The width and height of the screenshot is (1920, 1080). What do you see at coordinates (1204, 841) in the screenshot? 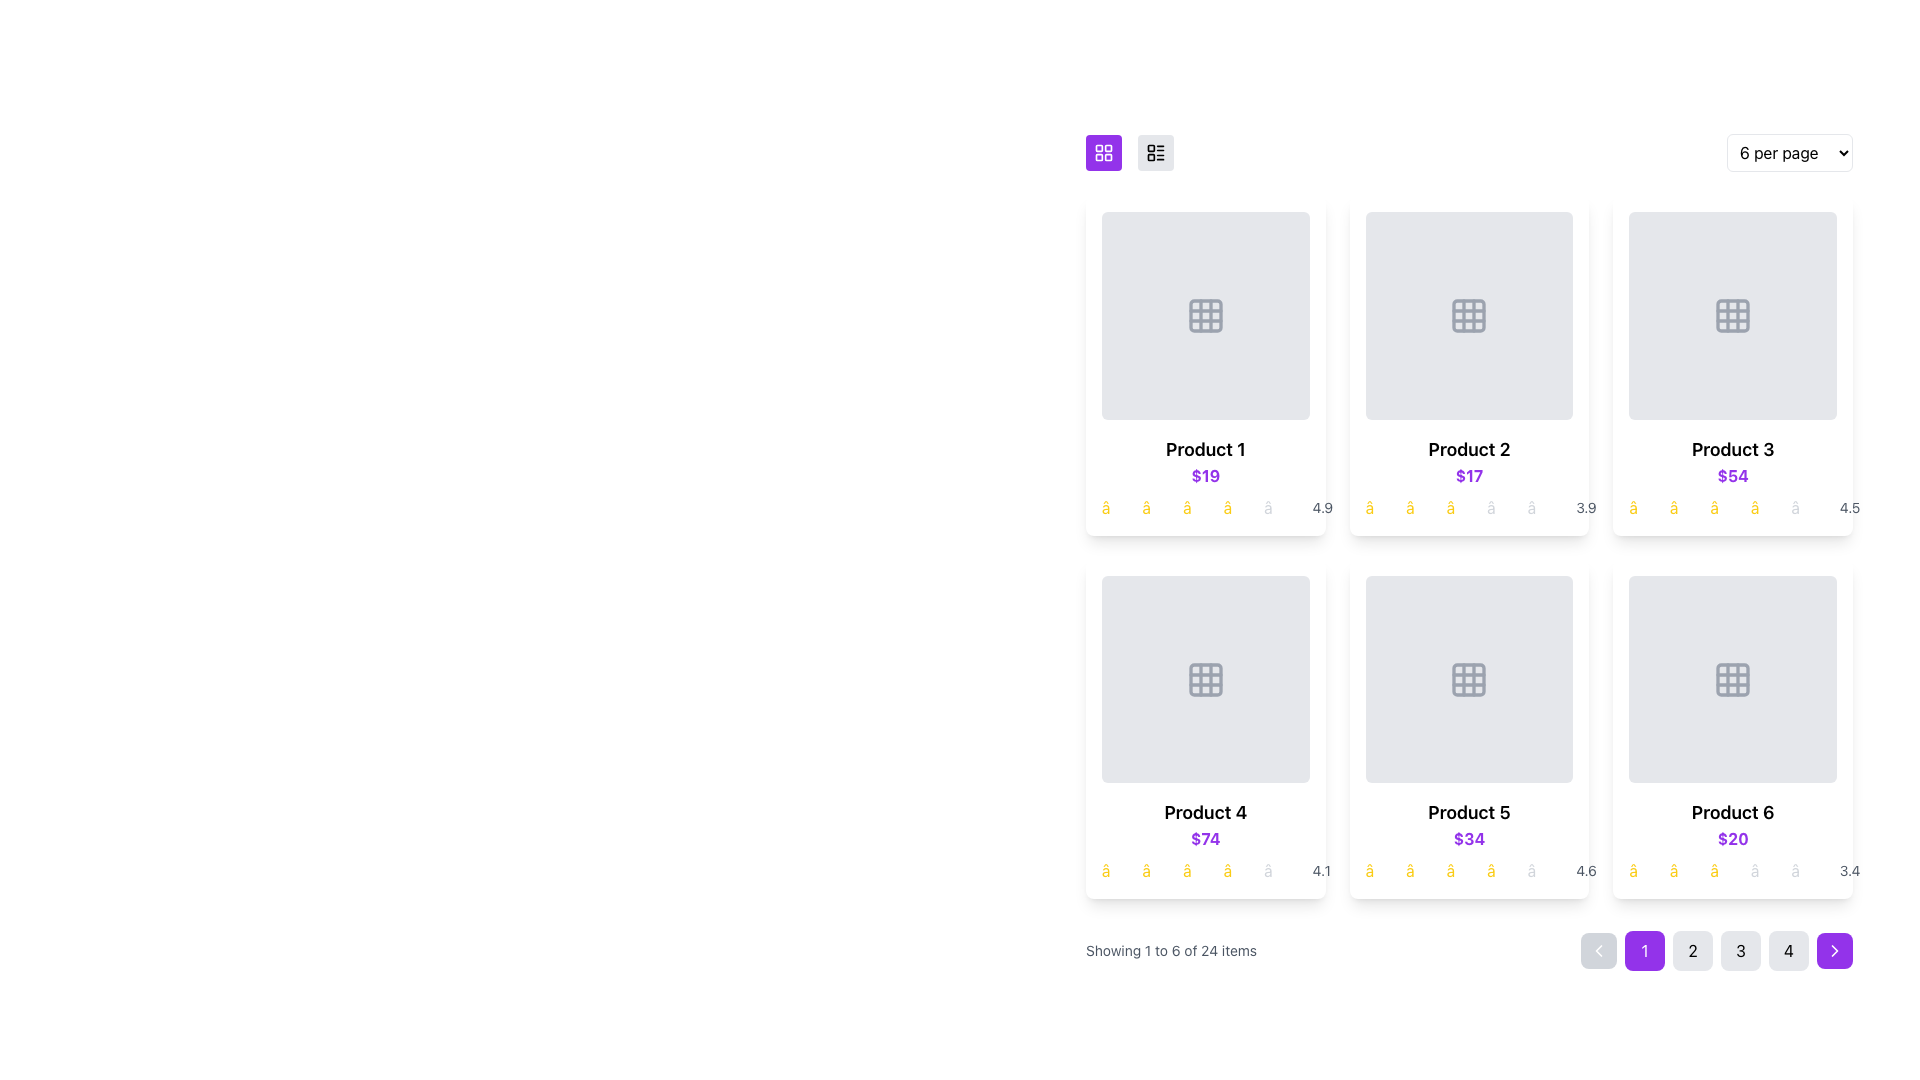
I see `to select or interact with the Information display card section for 'Product 4', which features a bold title, price, and rating in a grid layout` at bounding box center [1204, 841].